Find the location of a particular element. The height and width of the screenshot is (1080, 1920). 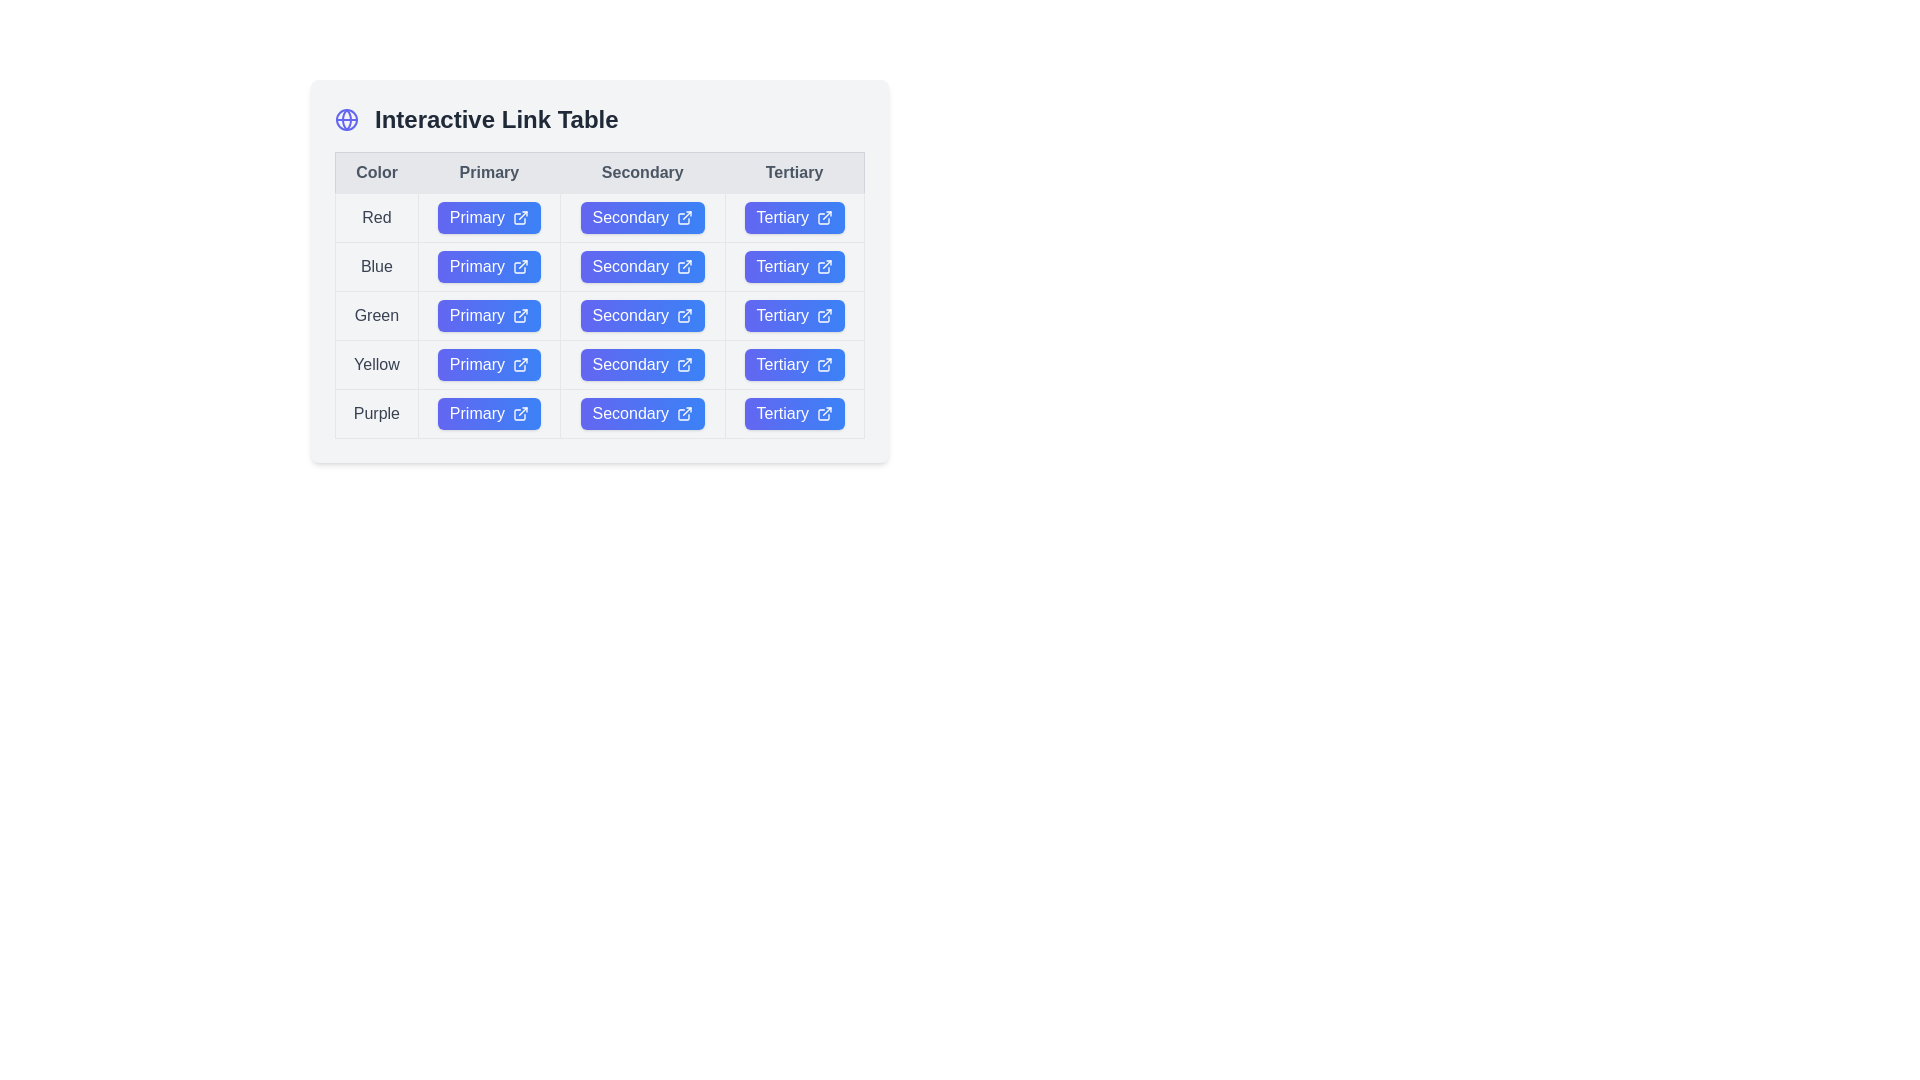

the external link icon located to the right of the 'Tertiary' button within the 'Red' color entry row of the 'Interactive Link Table' is located at coordinates (825, 218).